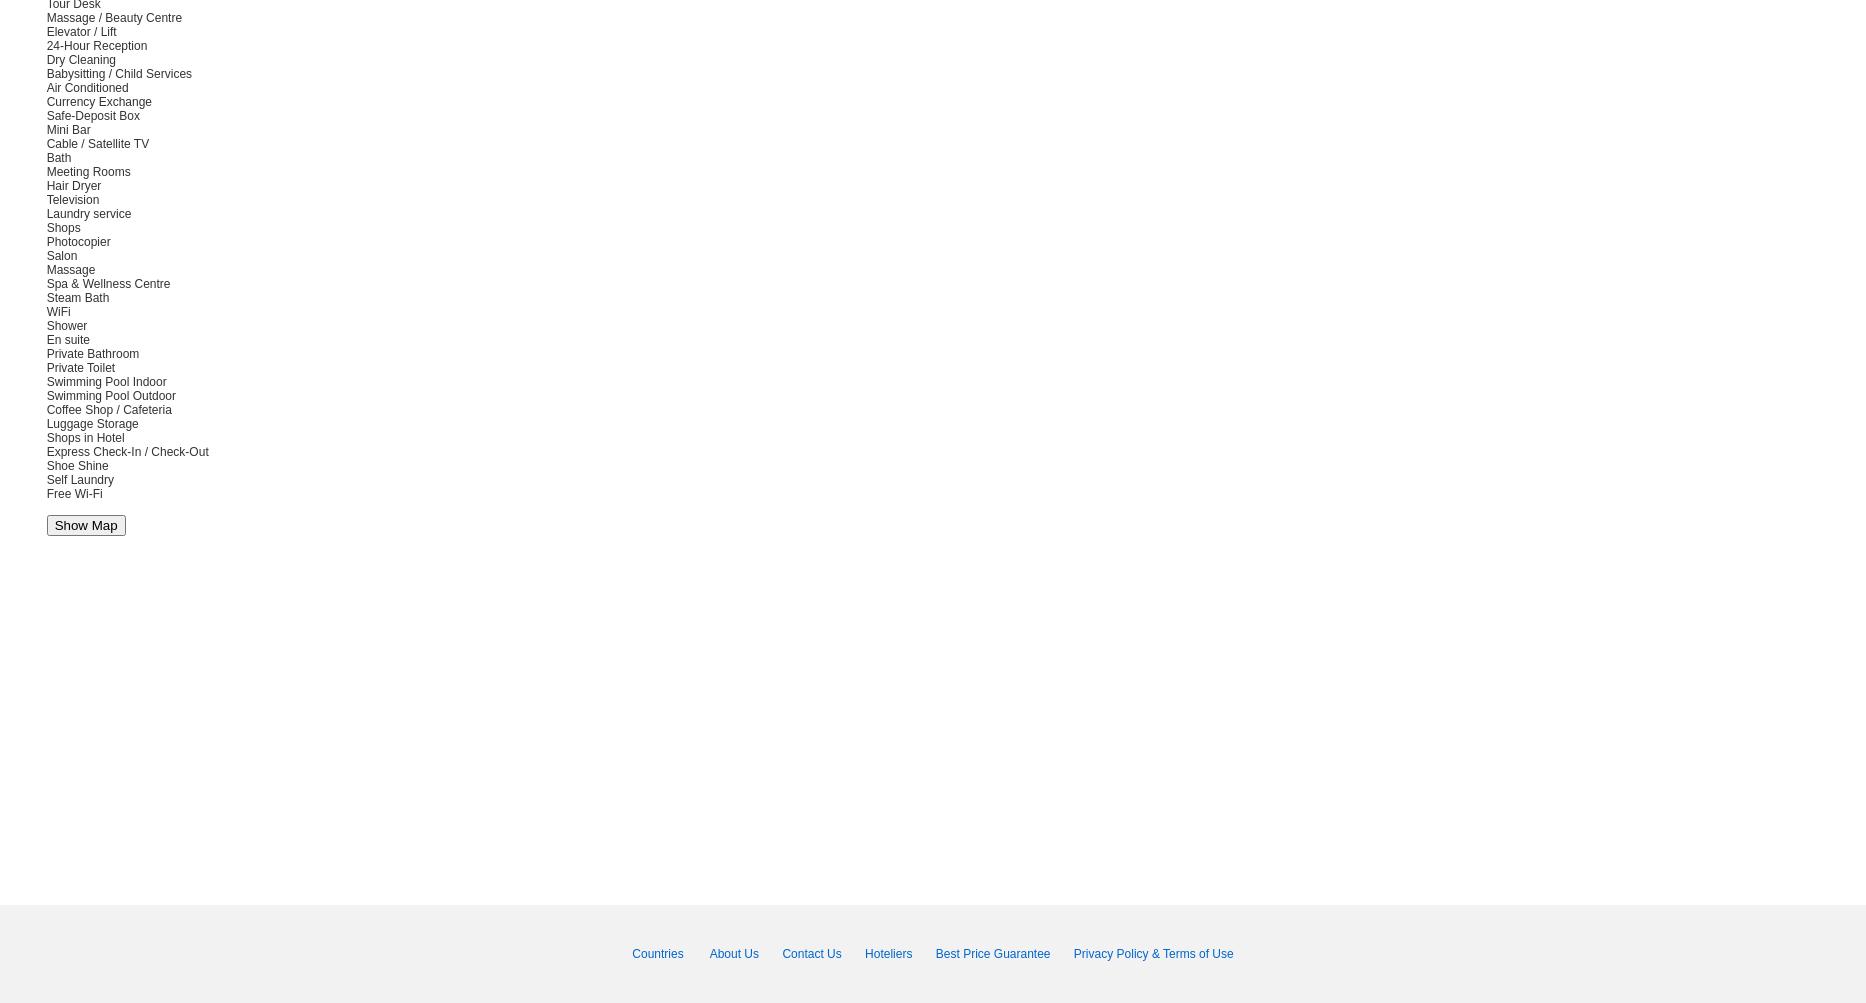 The image size is (1866, 1003). I want to click on 'Television', so click(72, 198).